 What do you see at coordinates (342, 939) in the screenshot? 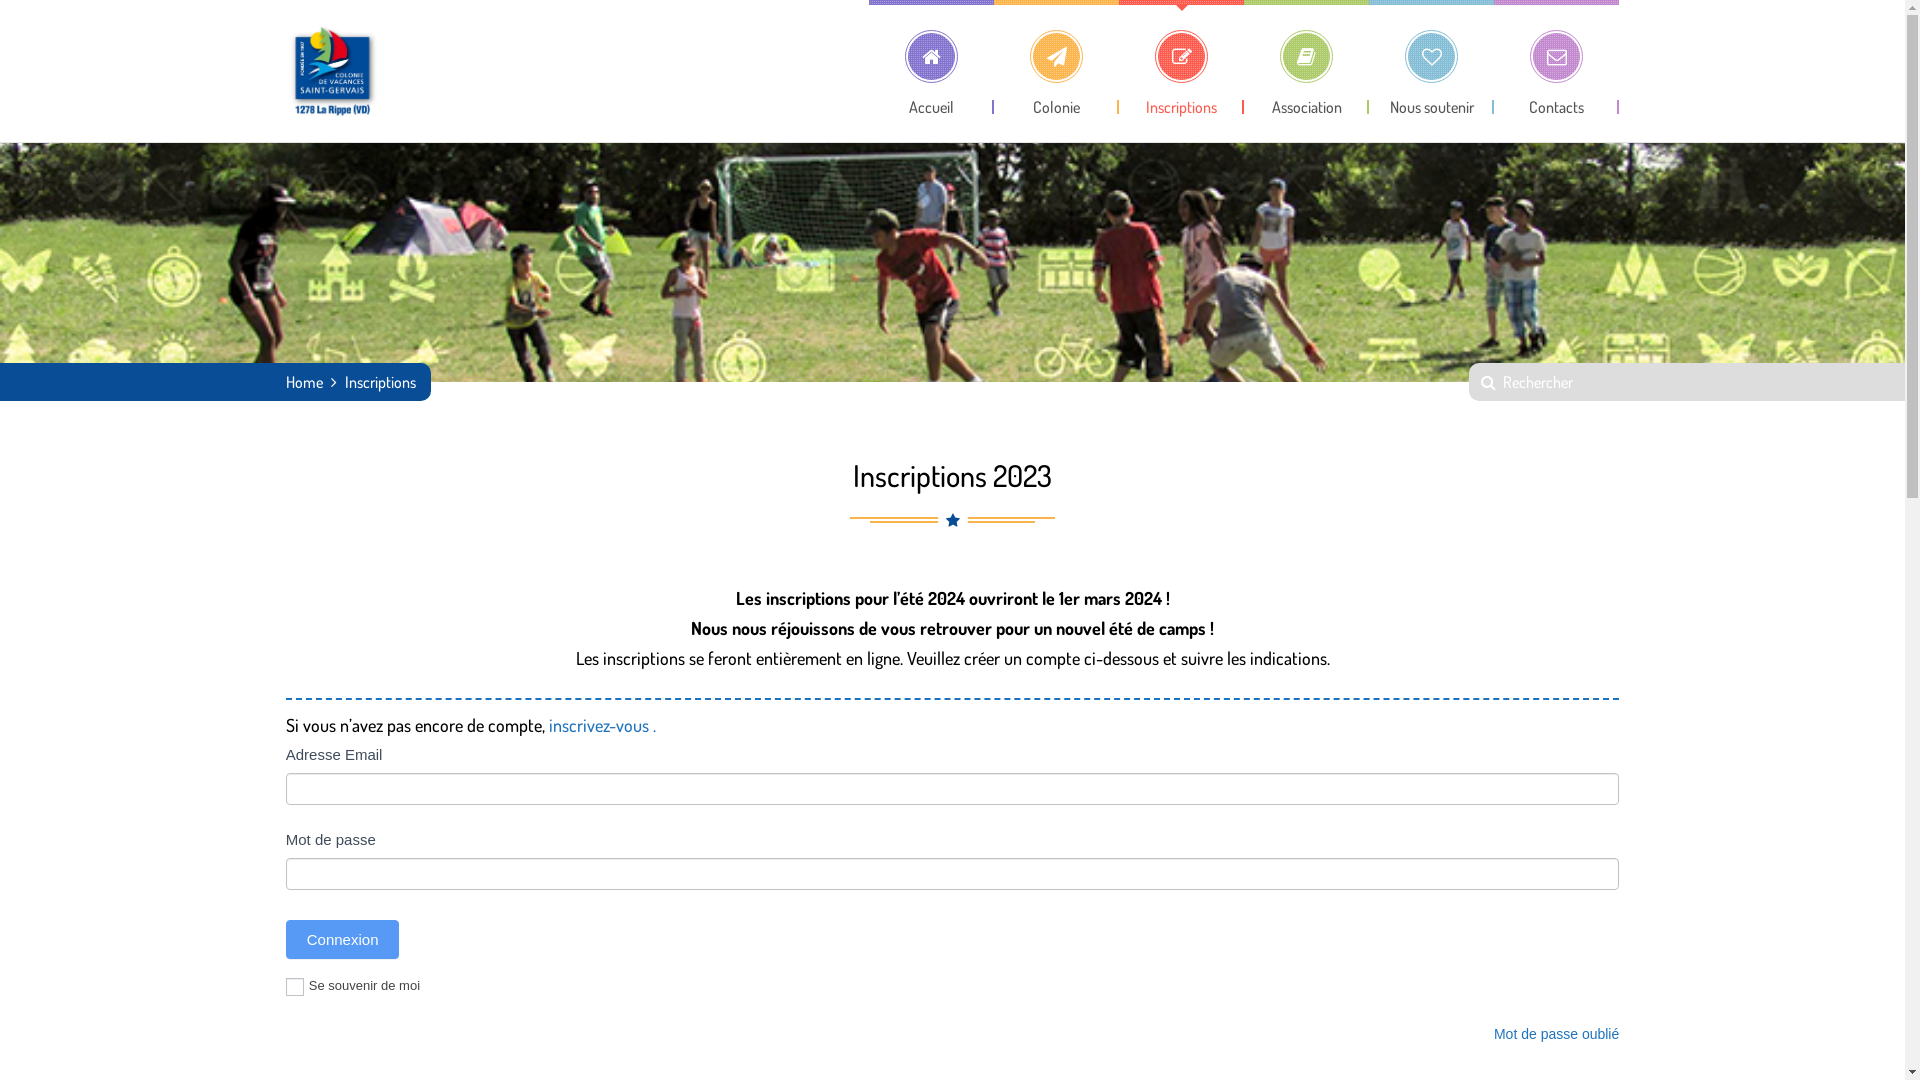
I see `'Connexion'` at bounding box center [342, 939].